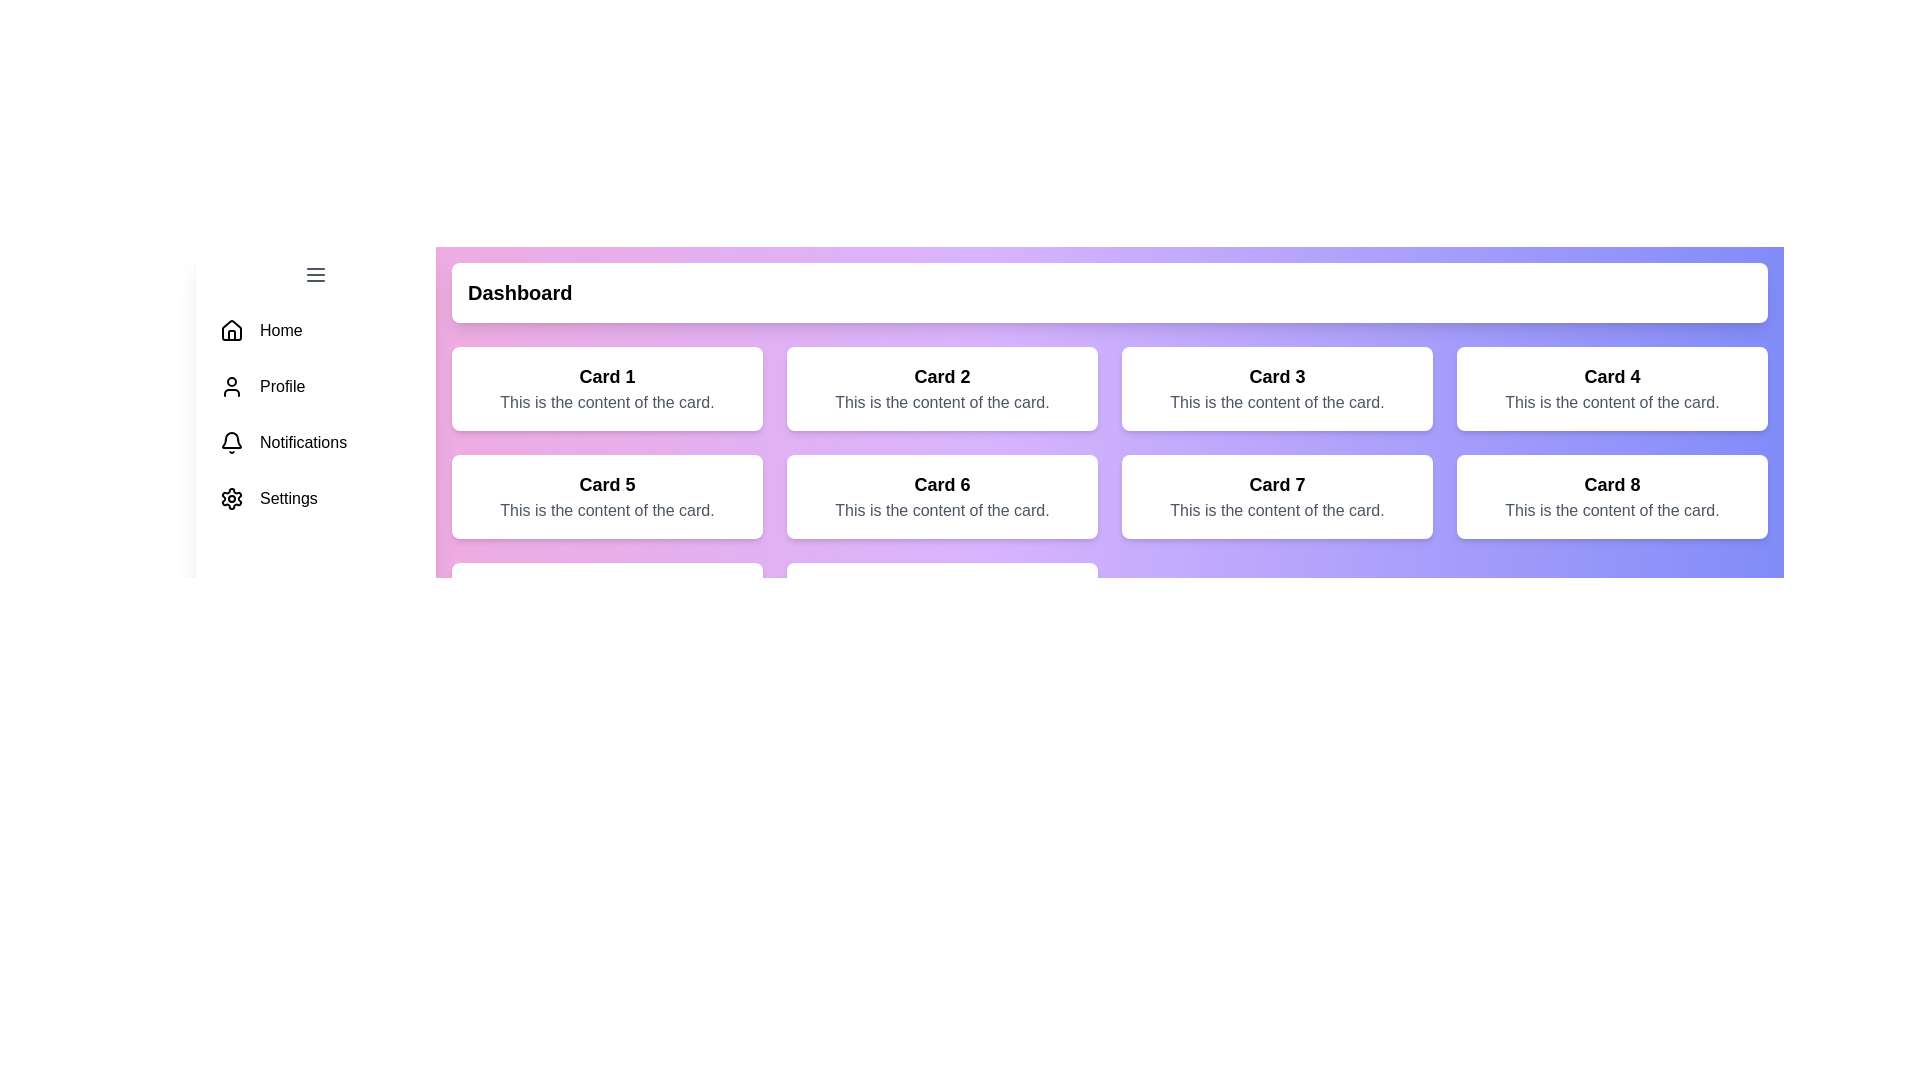  What do you see at coordinates (315, 442) in the screenshot?
I see `the menu item Notifications to highlight it` at bounding box center [315, 442].